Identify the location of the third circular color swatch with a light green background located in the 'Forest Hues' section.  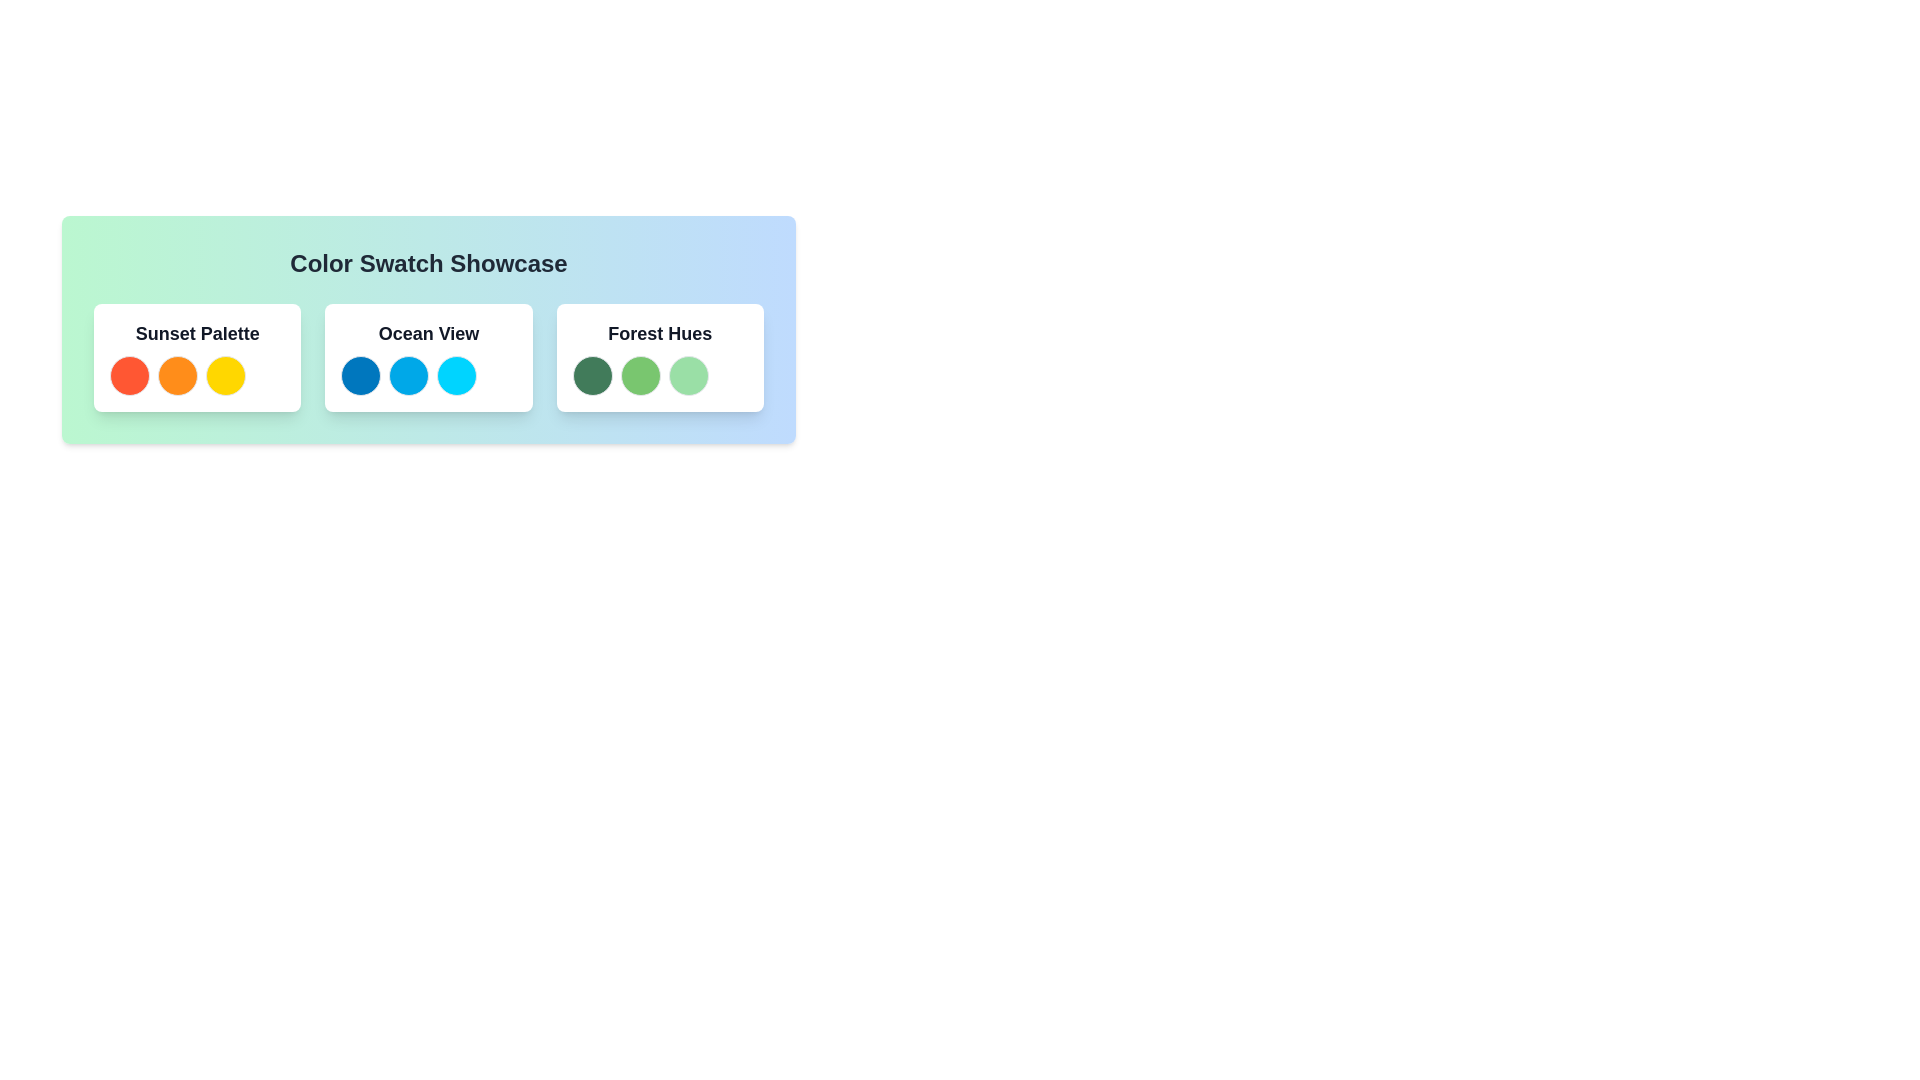
(688, 375).